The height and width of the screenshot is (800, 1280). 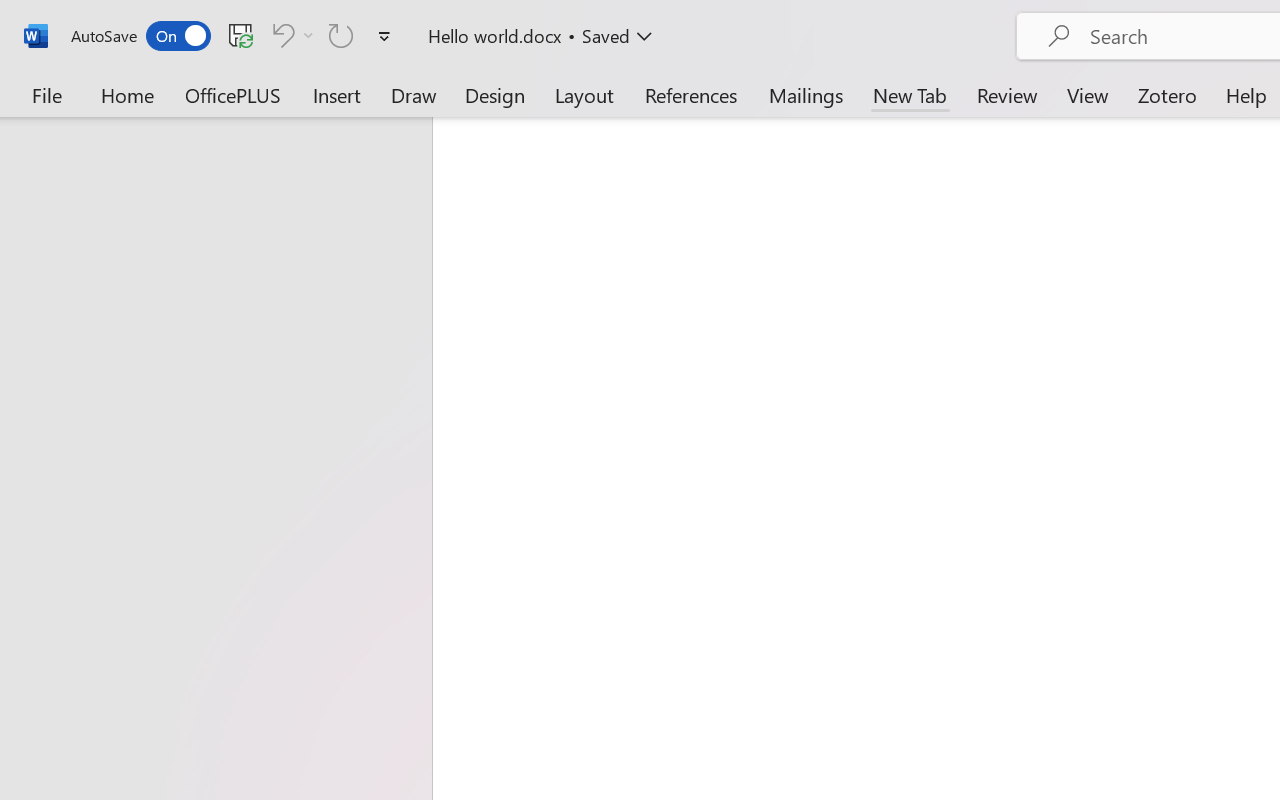 I want to click on 'AutoSave', so click(x=139, y=35).